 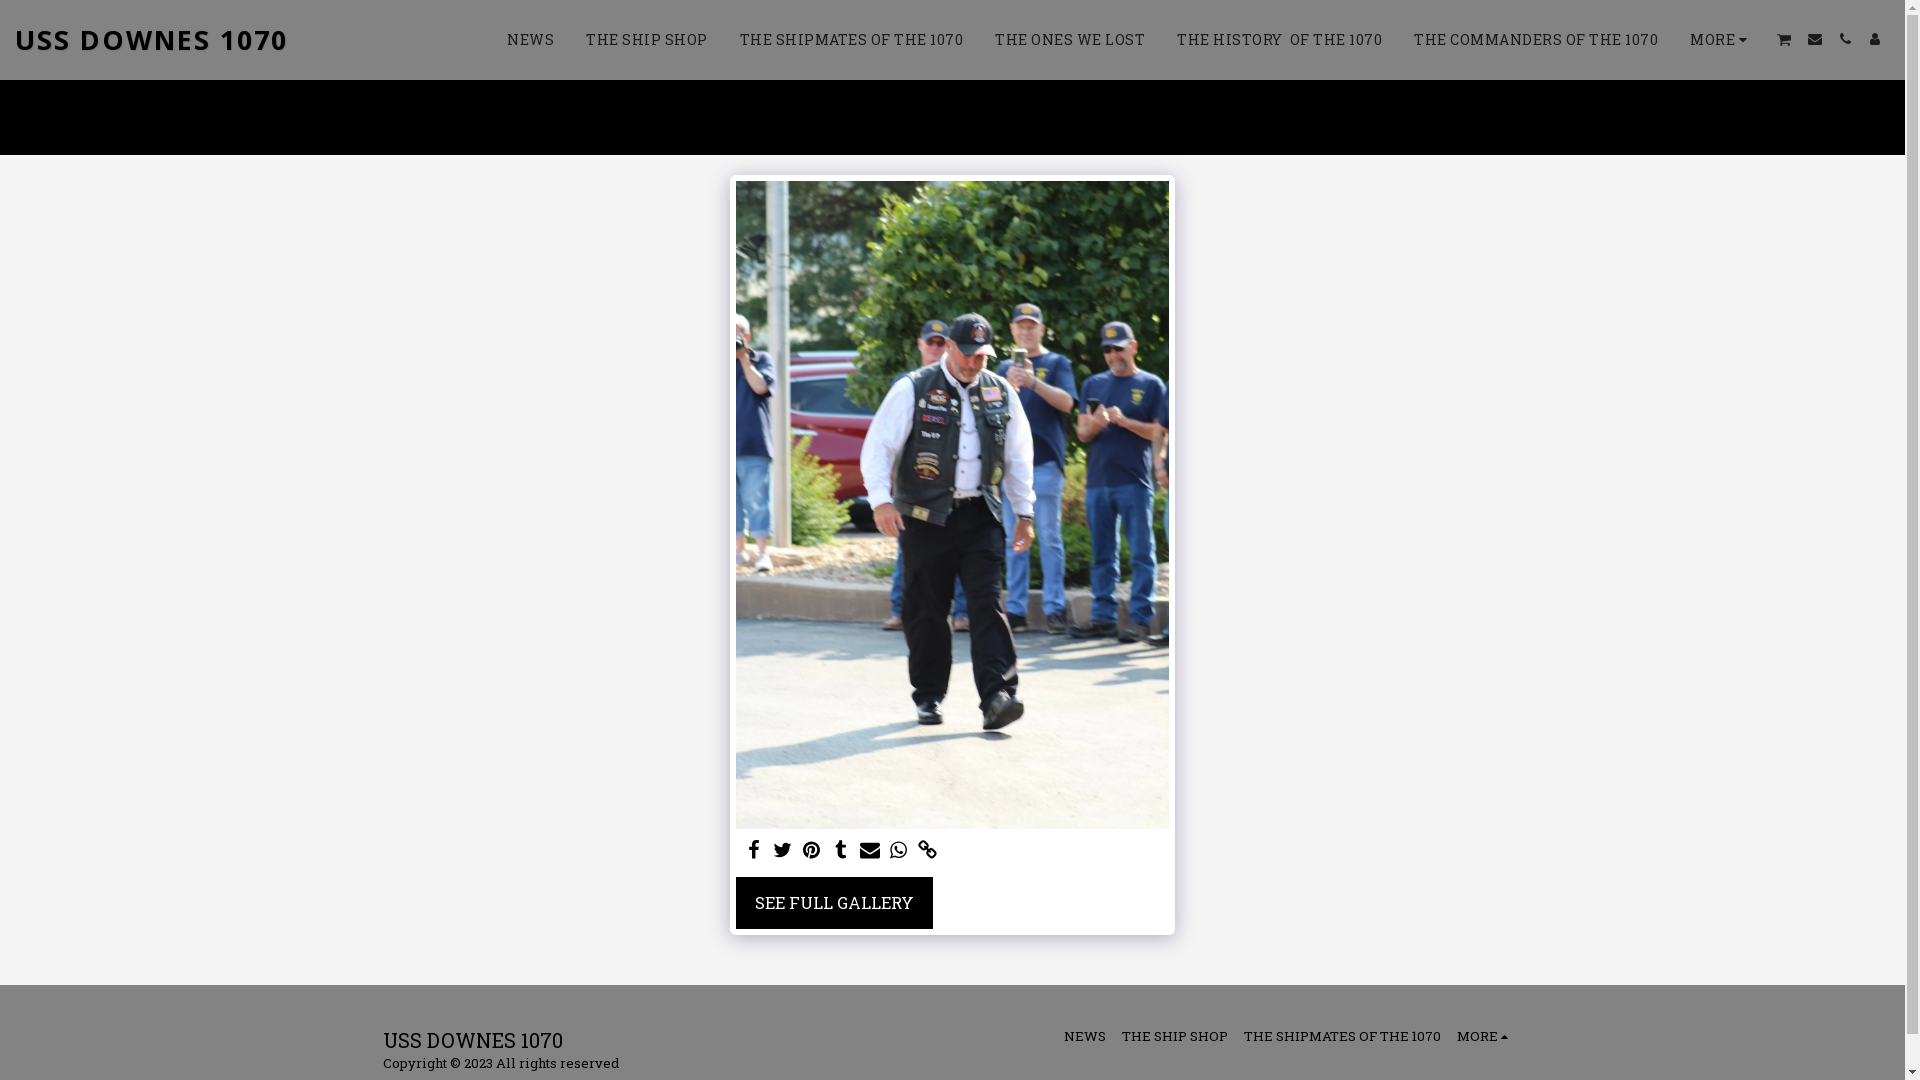 I want to click on 'SEE FULL GALLERY', so click(x=834, y=902).